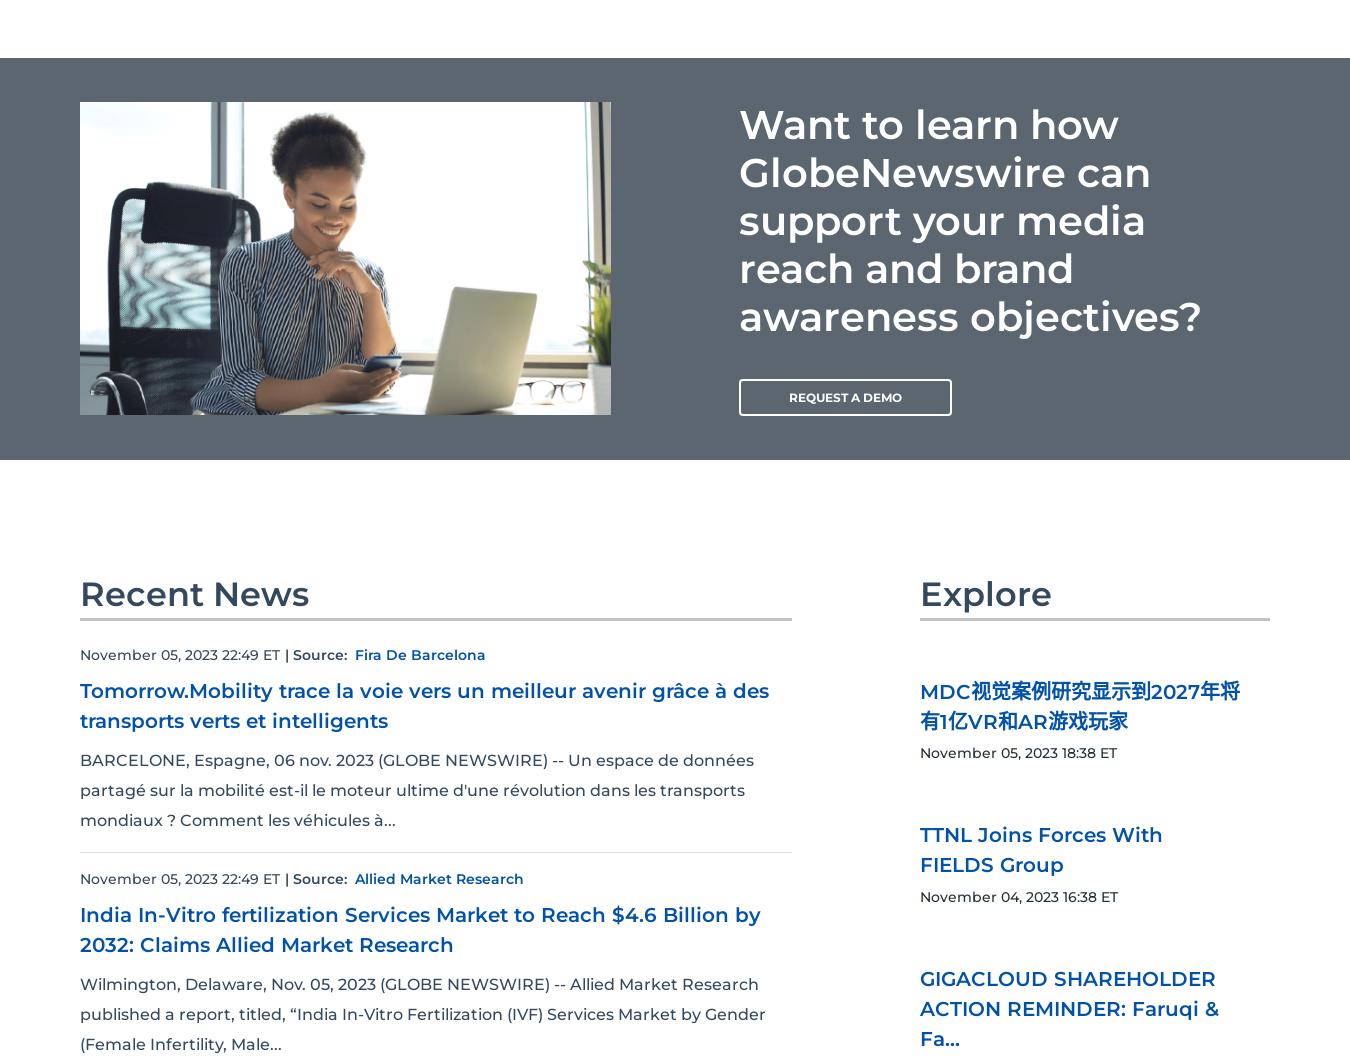 This screenshot has height=1058, width=1350. What do you see at coordinates (1041, 848) in the screenshot?
I see `'TTNL Joins Forces With FIELDS Group'` at bounding box center [1041, 848].